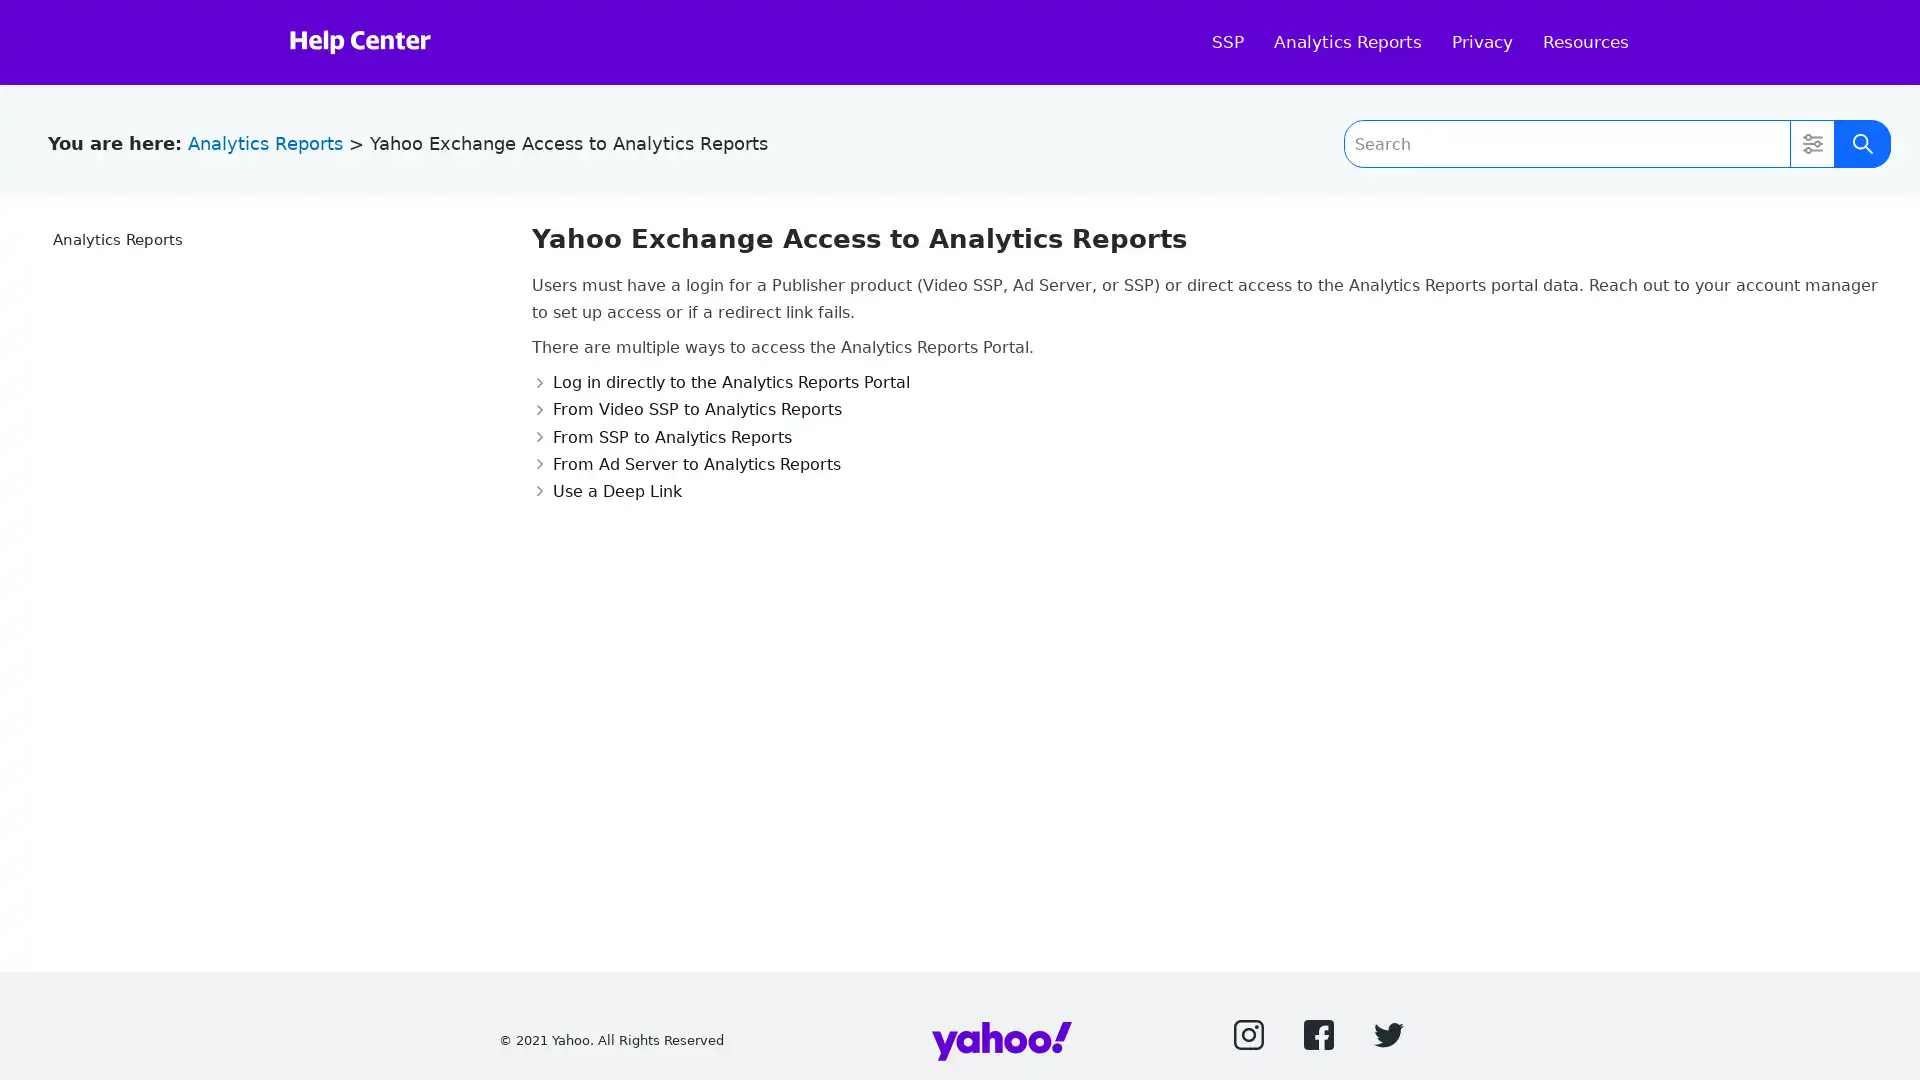 This screenshot has width=1920, height=1080. I want to click on Closed From SSP to Analytics Reports, so click(661, 435).